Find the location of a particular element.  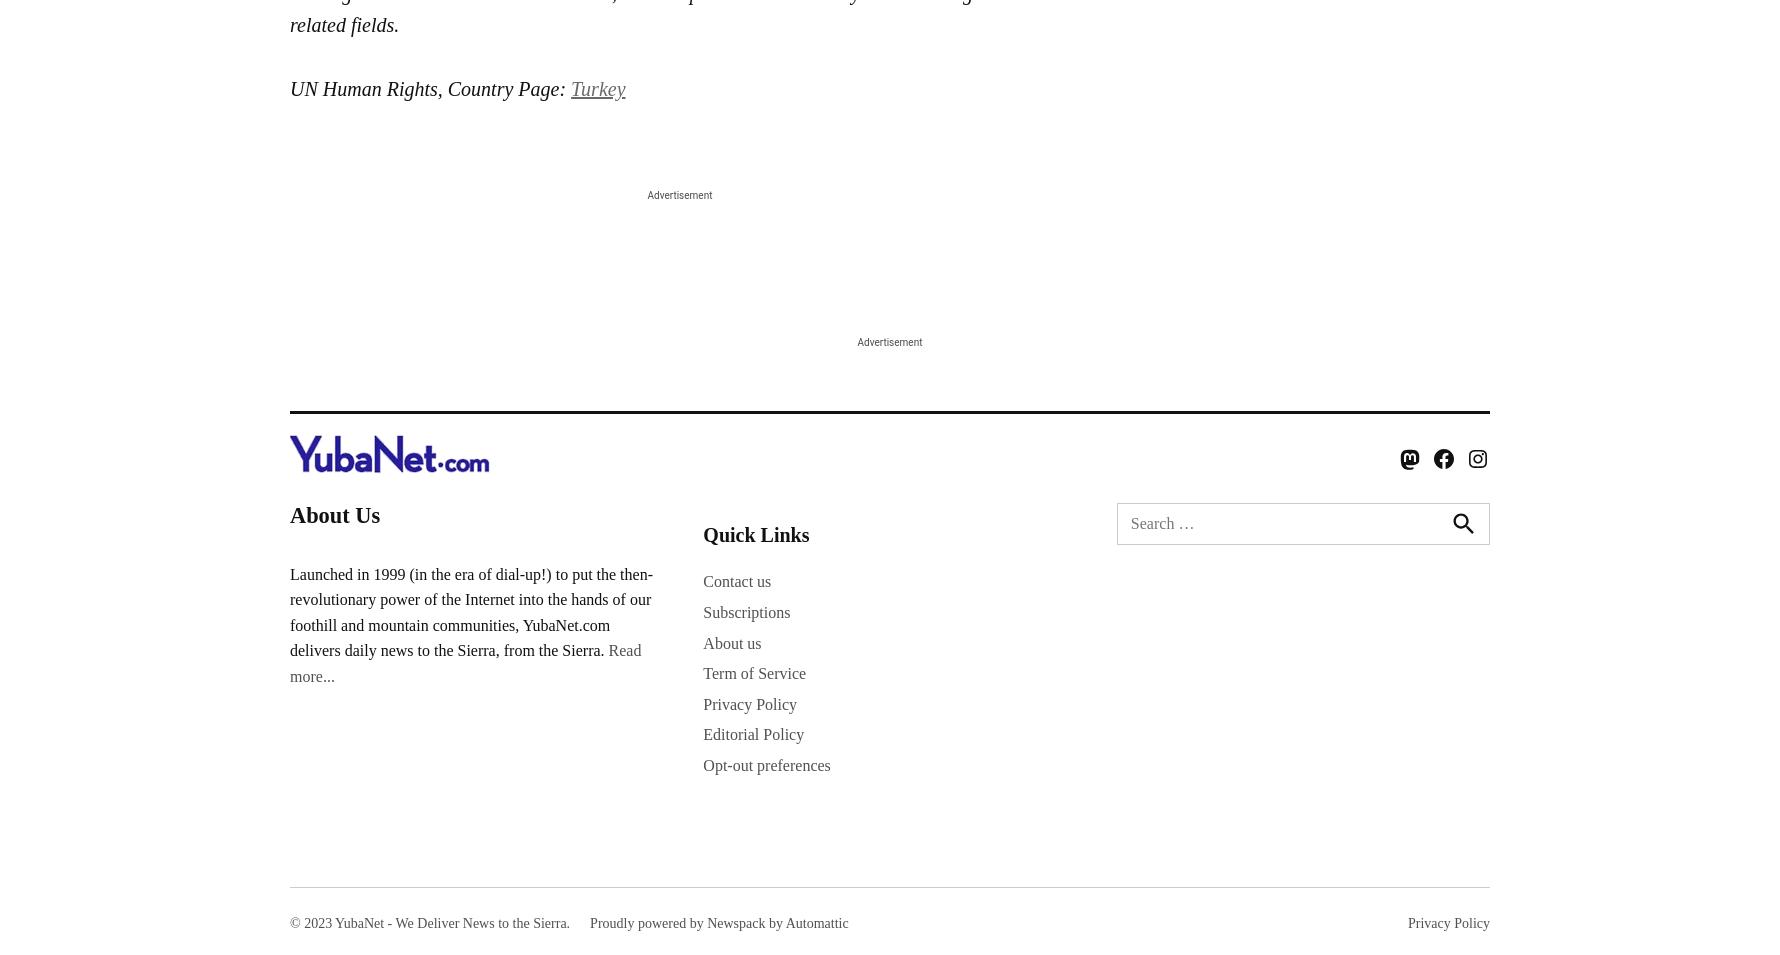

'Opt-out preferences' is located at coordinates (766, 763).